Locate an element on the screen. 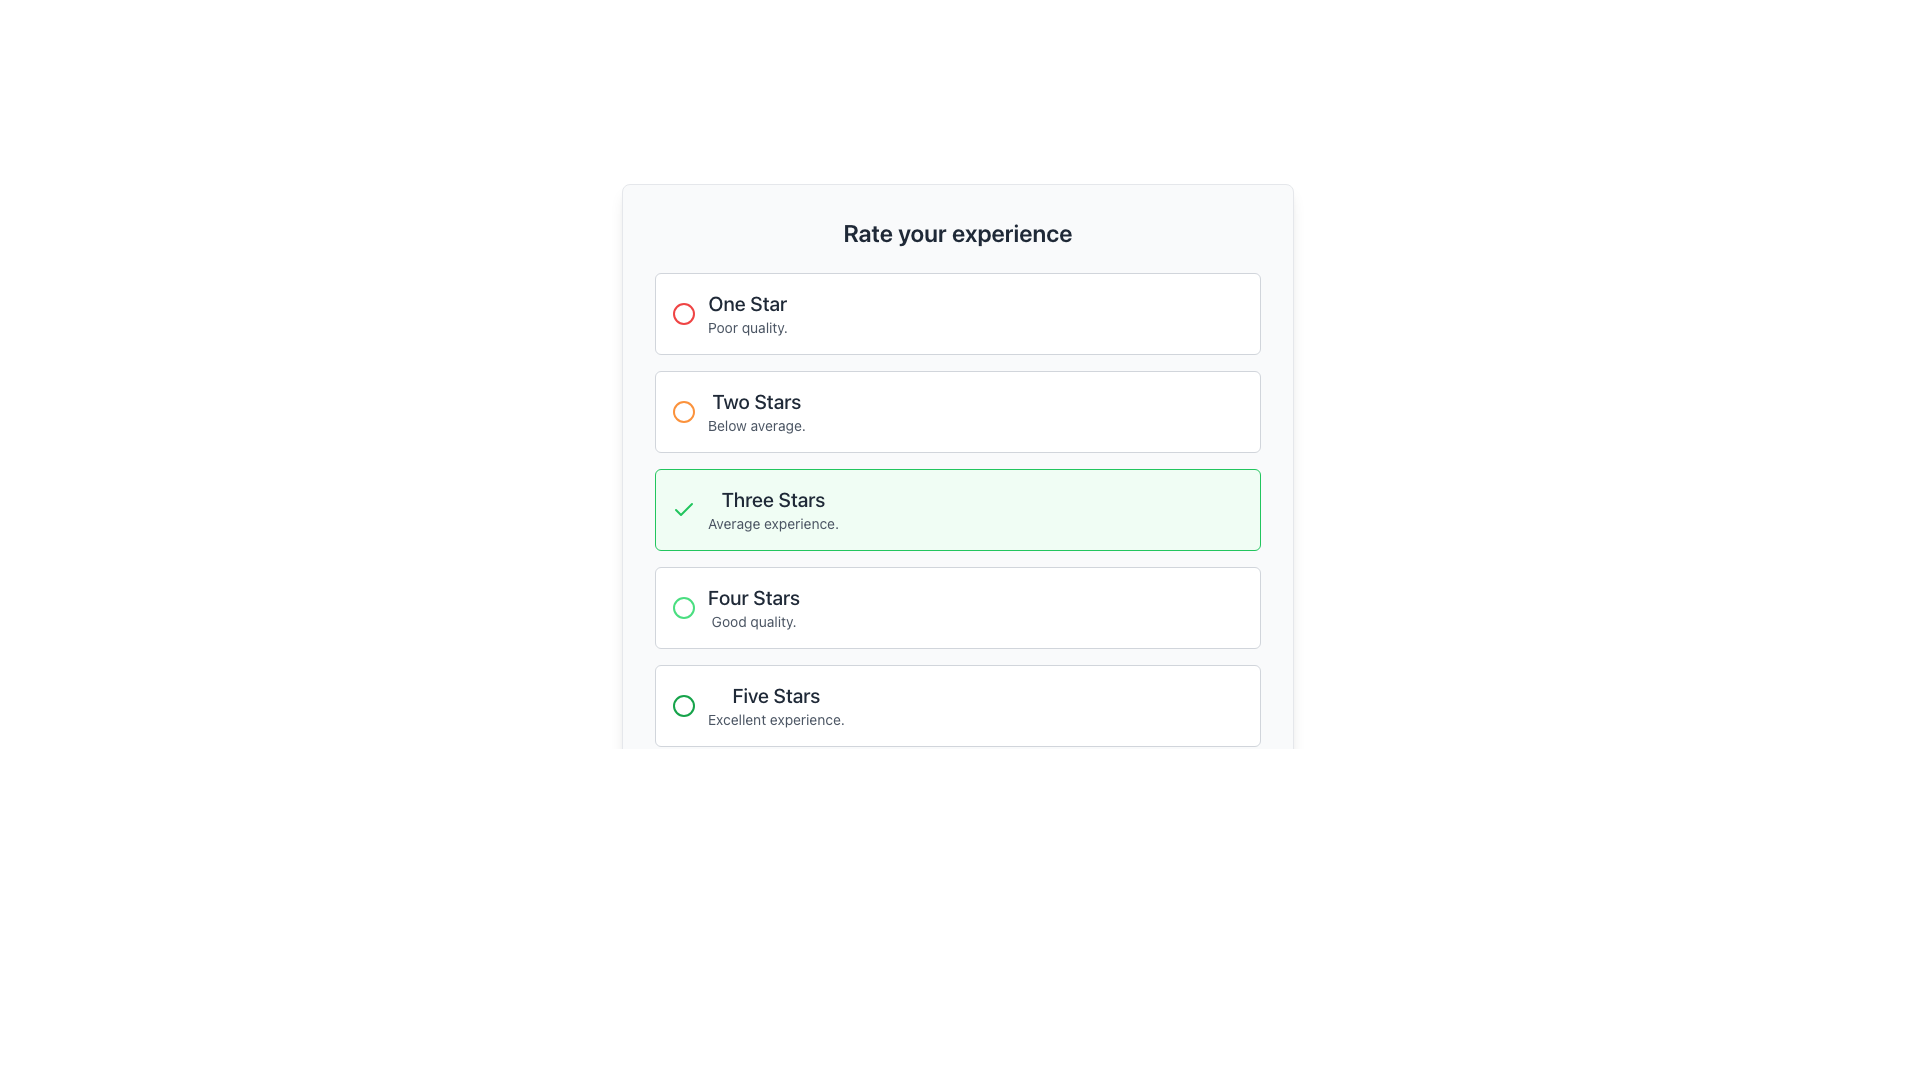  the green checkmark icon indicating a selected state in the third row of the 'Rate your experience' list, located to the left of the 'Three Stars' text is located at coordinates (684, 508).